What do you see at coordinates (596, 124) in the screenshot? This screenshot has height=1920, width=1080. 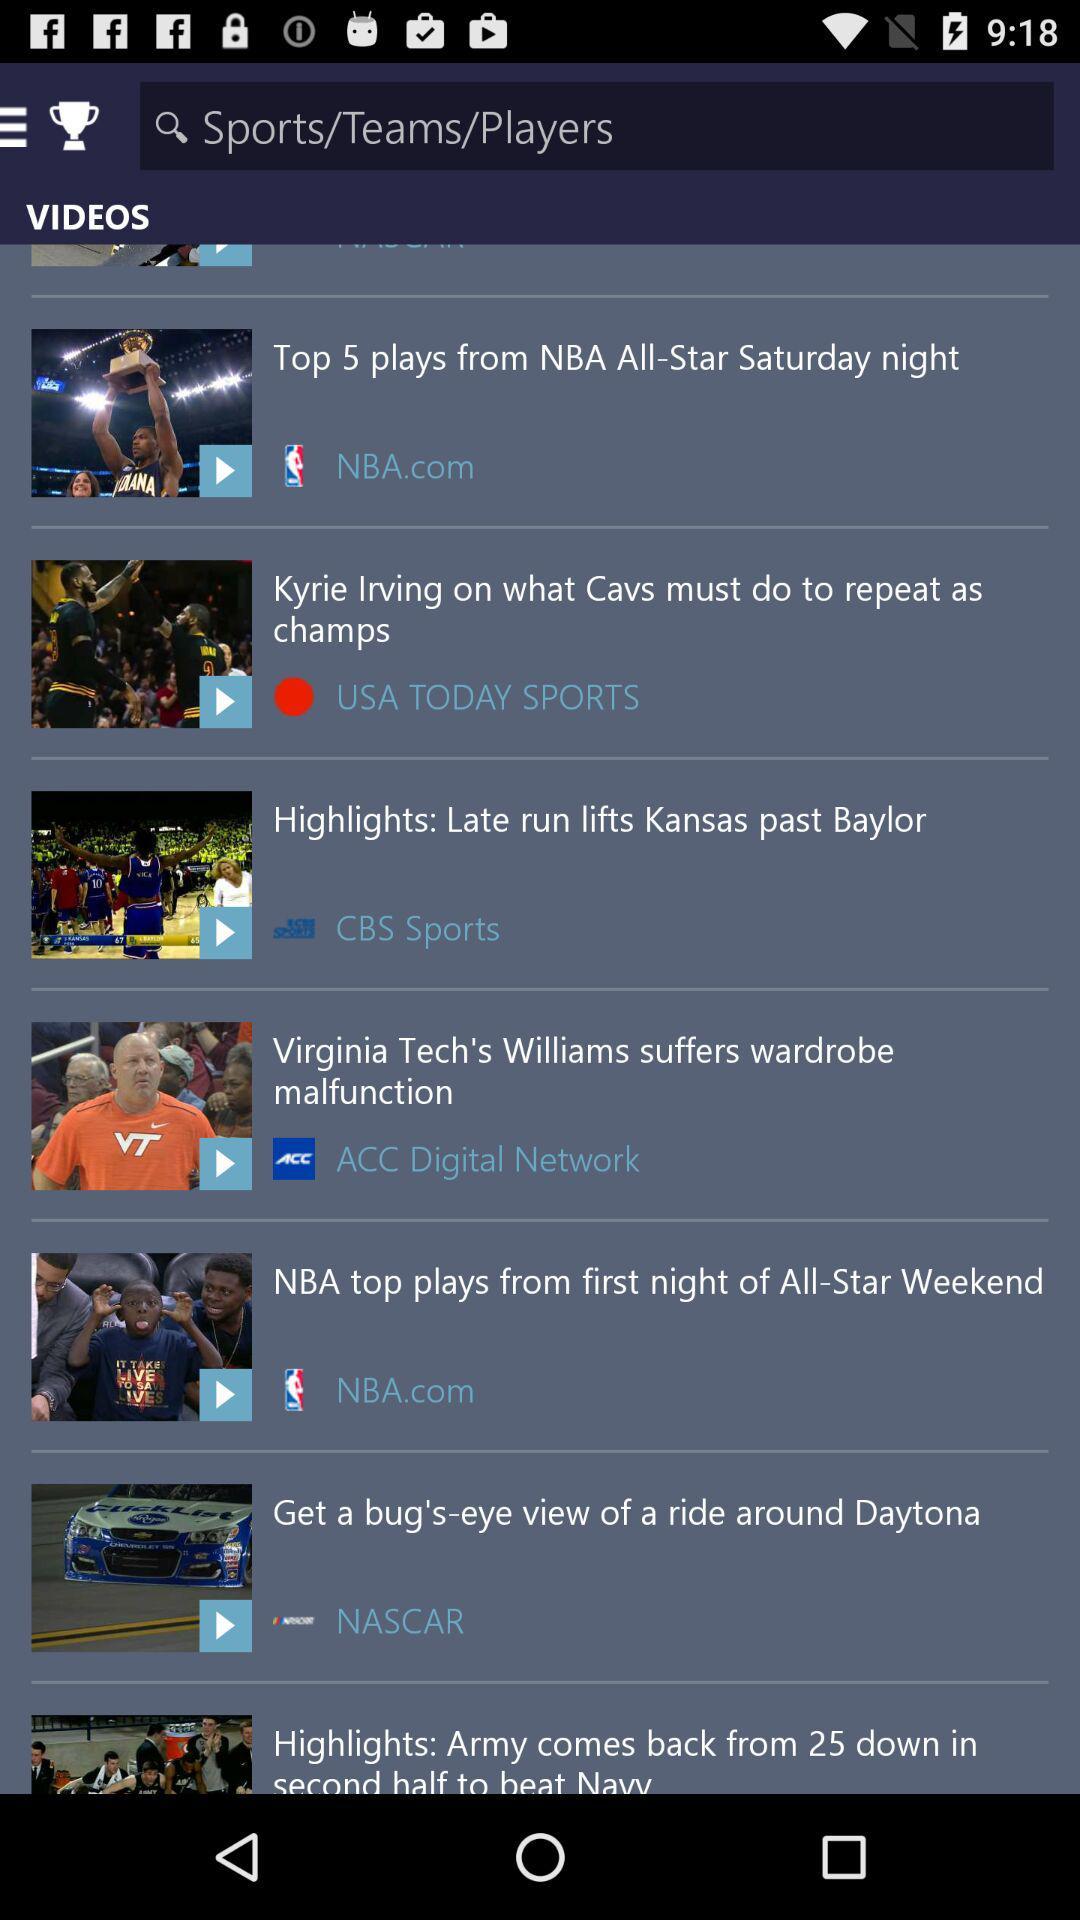 I see `search for sports teams or players` at bounding box center [596, 124].